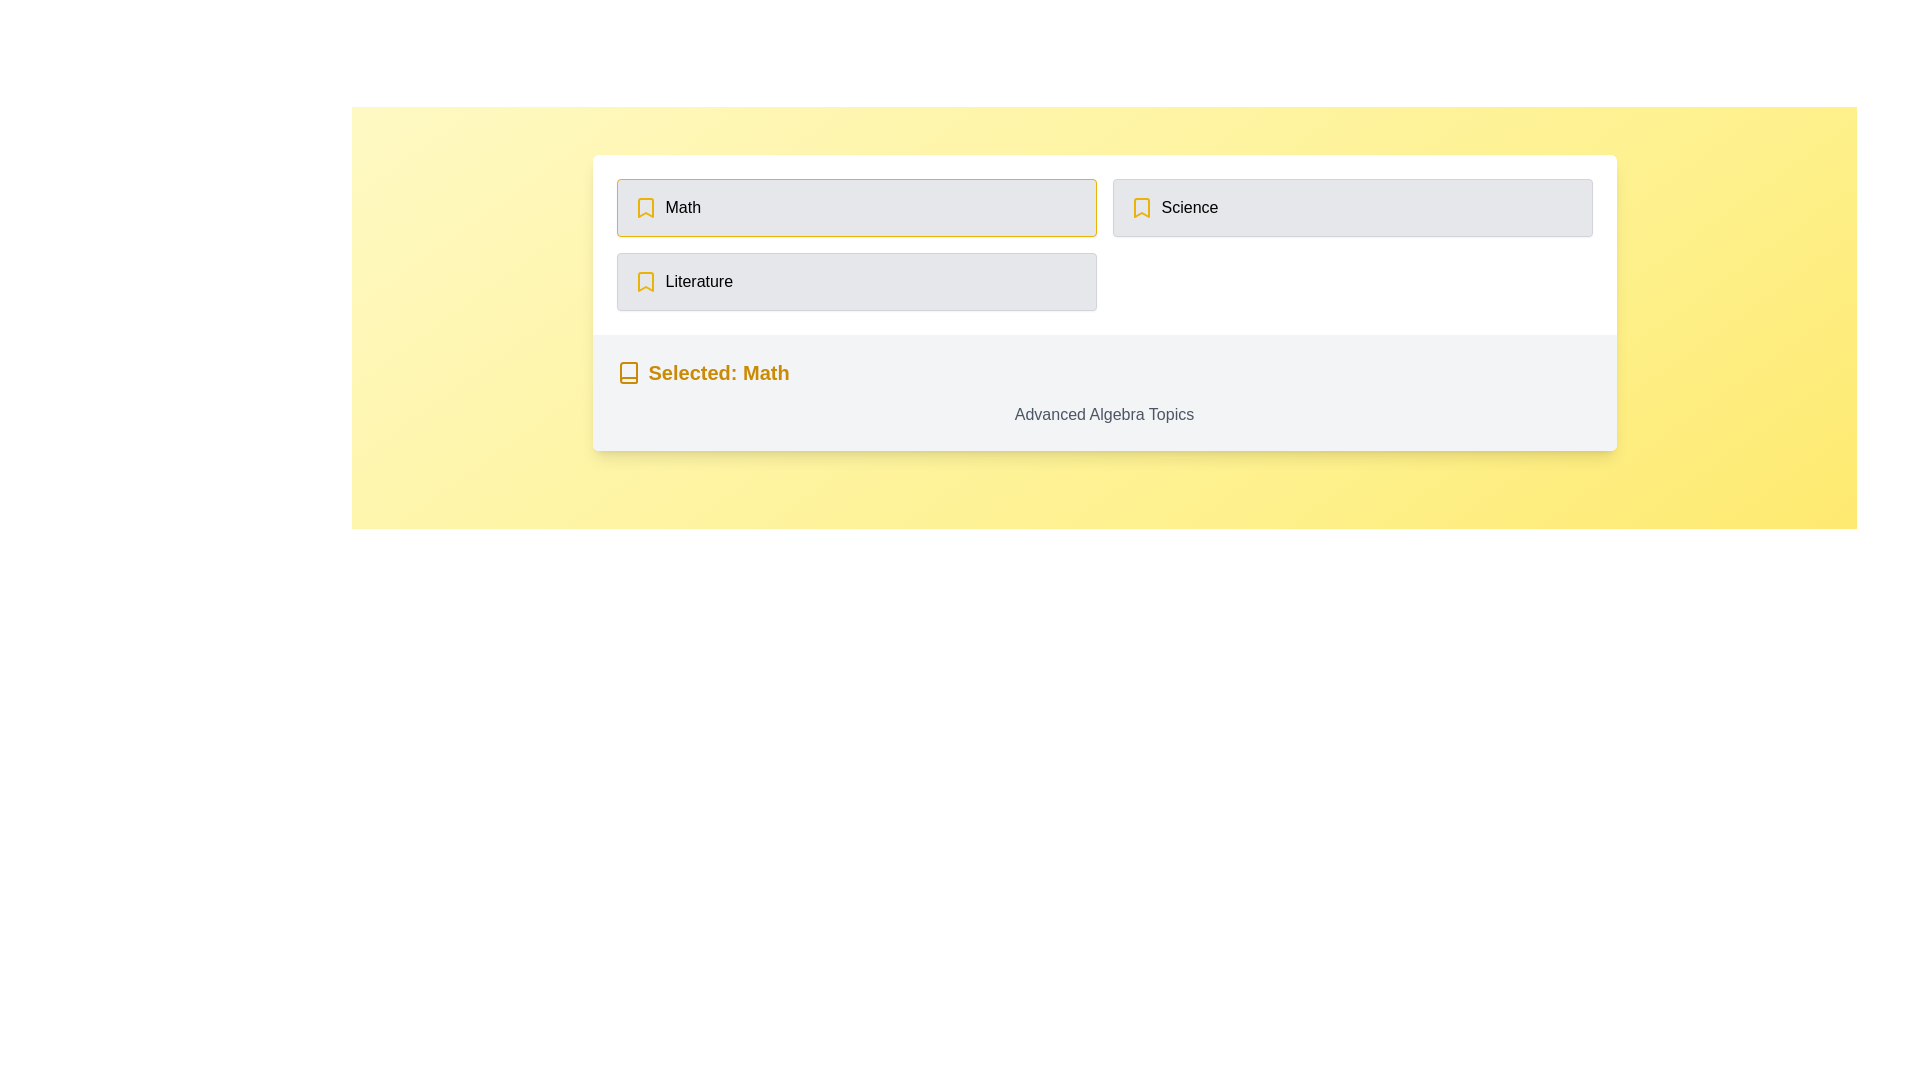 This screenshot has height=1080, width=1920. What do you see at coordinates (645, 208) in the screenshot?
I see `the yellow bookmark-like icon located above the 'Literature' tab in the horizontal layout of selectable subject tabs` at bounding box center [645, 208].